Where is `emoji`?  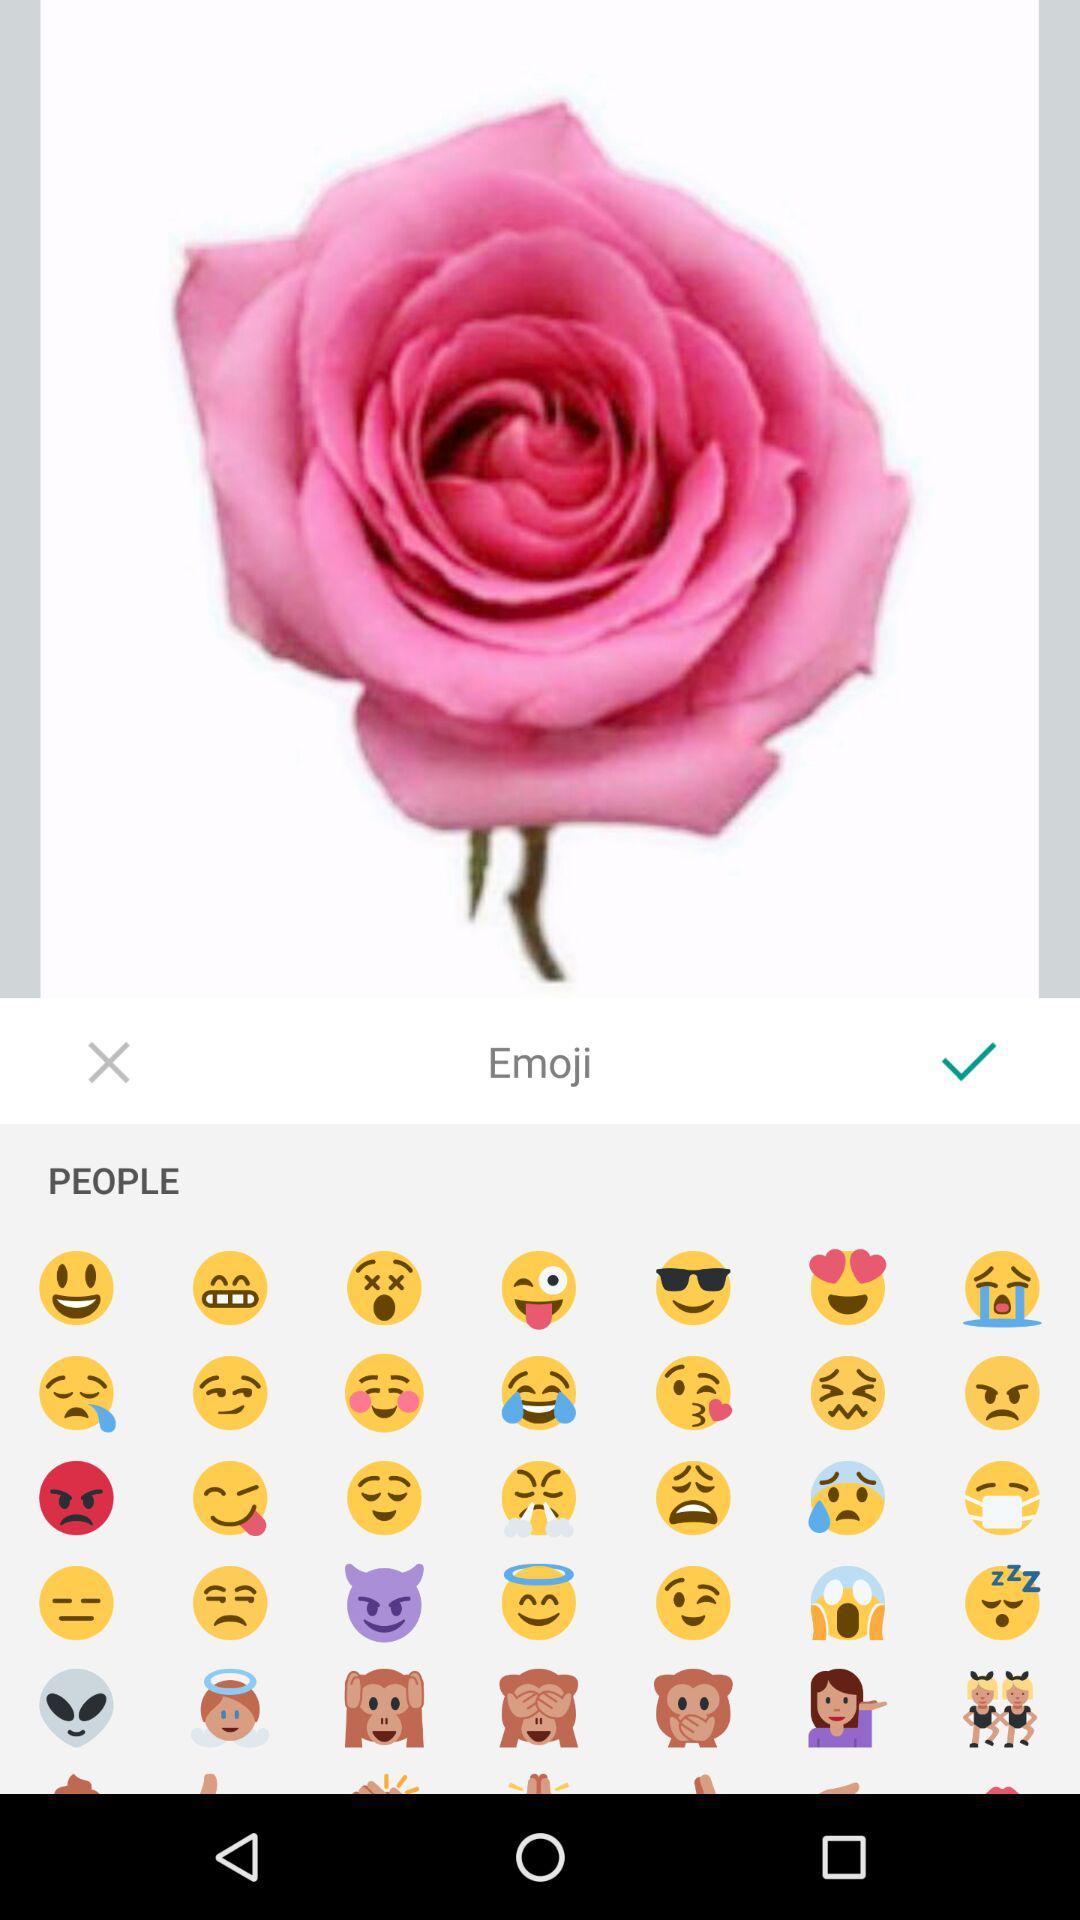 emoji is located at coordinates (692, 1288).